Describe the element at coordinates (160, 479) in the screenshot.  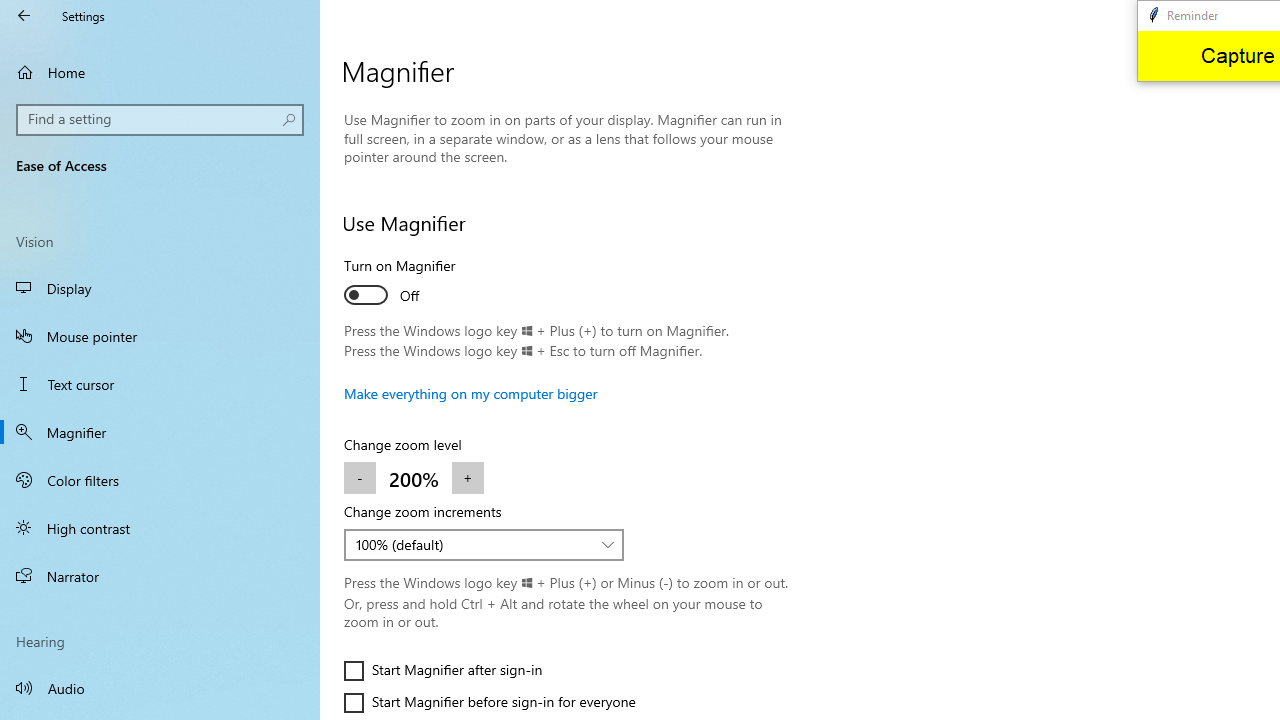
I see `'Color filters'` at that location.